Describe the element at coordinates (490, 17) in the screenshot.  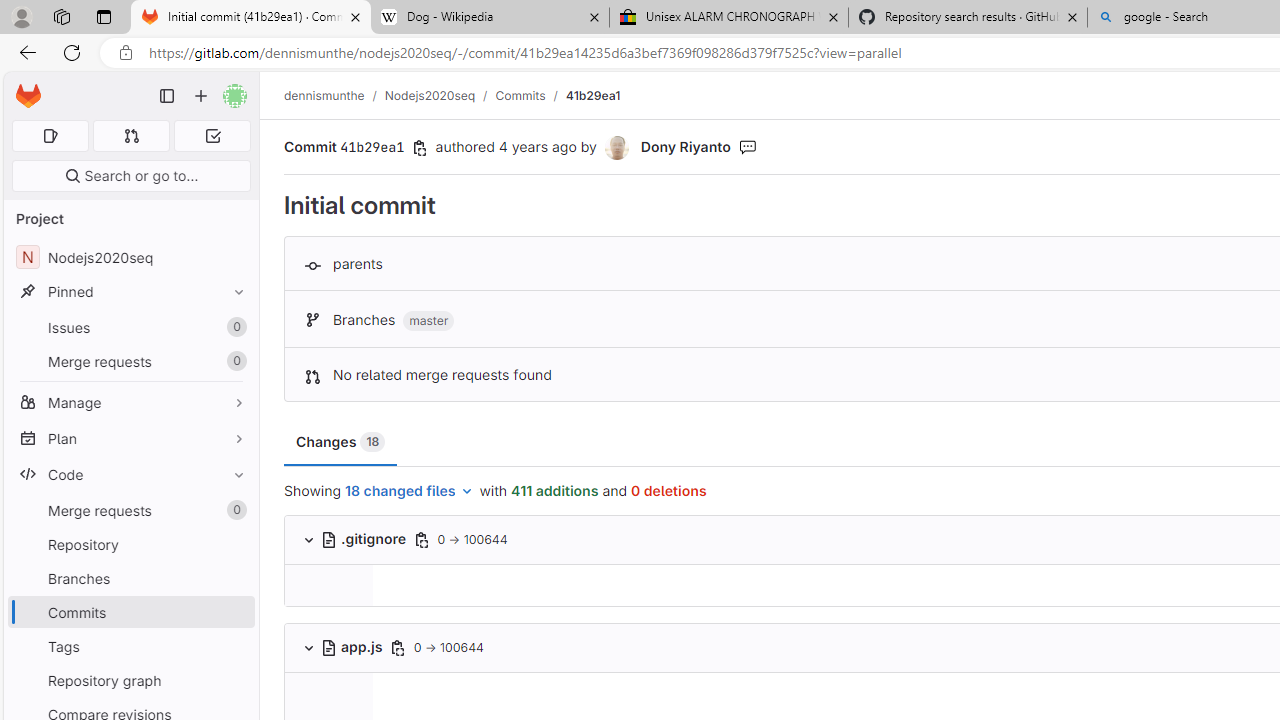
I see `'Dog - Wikipedia'` at that location.